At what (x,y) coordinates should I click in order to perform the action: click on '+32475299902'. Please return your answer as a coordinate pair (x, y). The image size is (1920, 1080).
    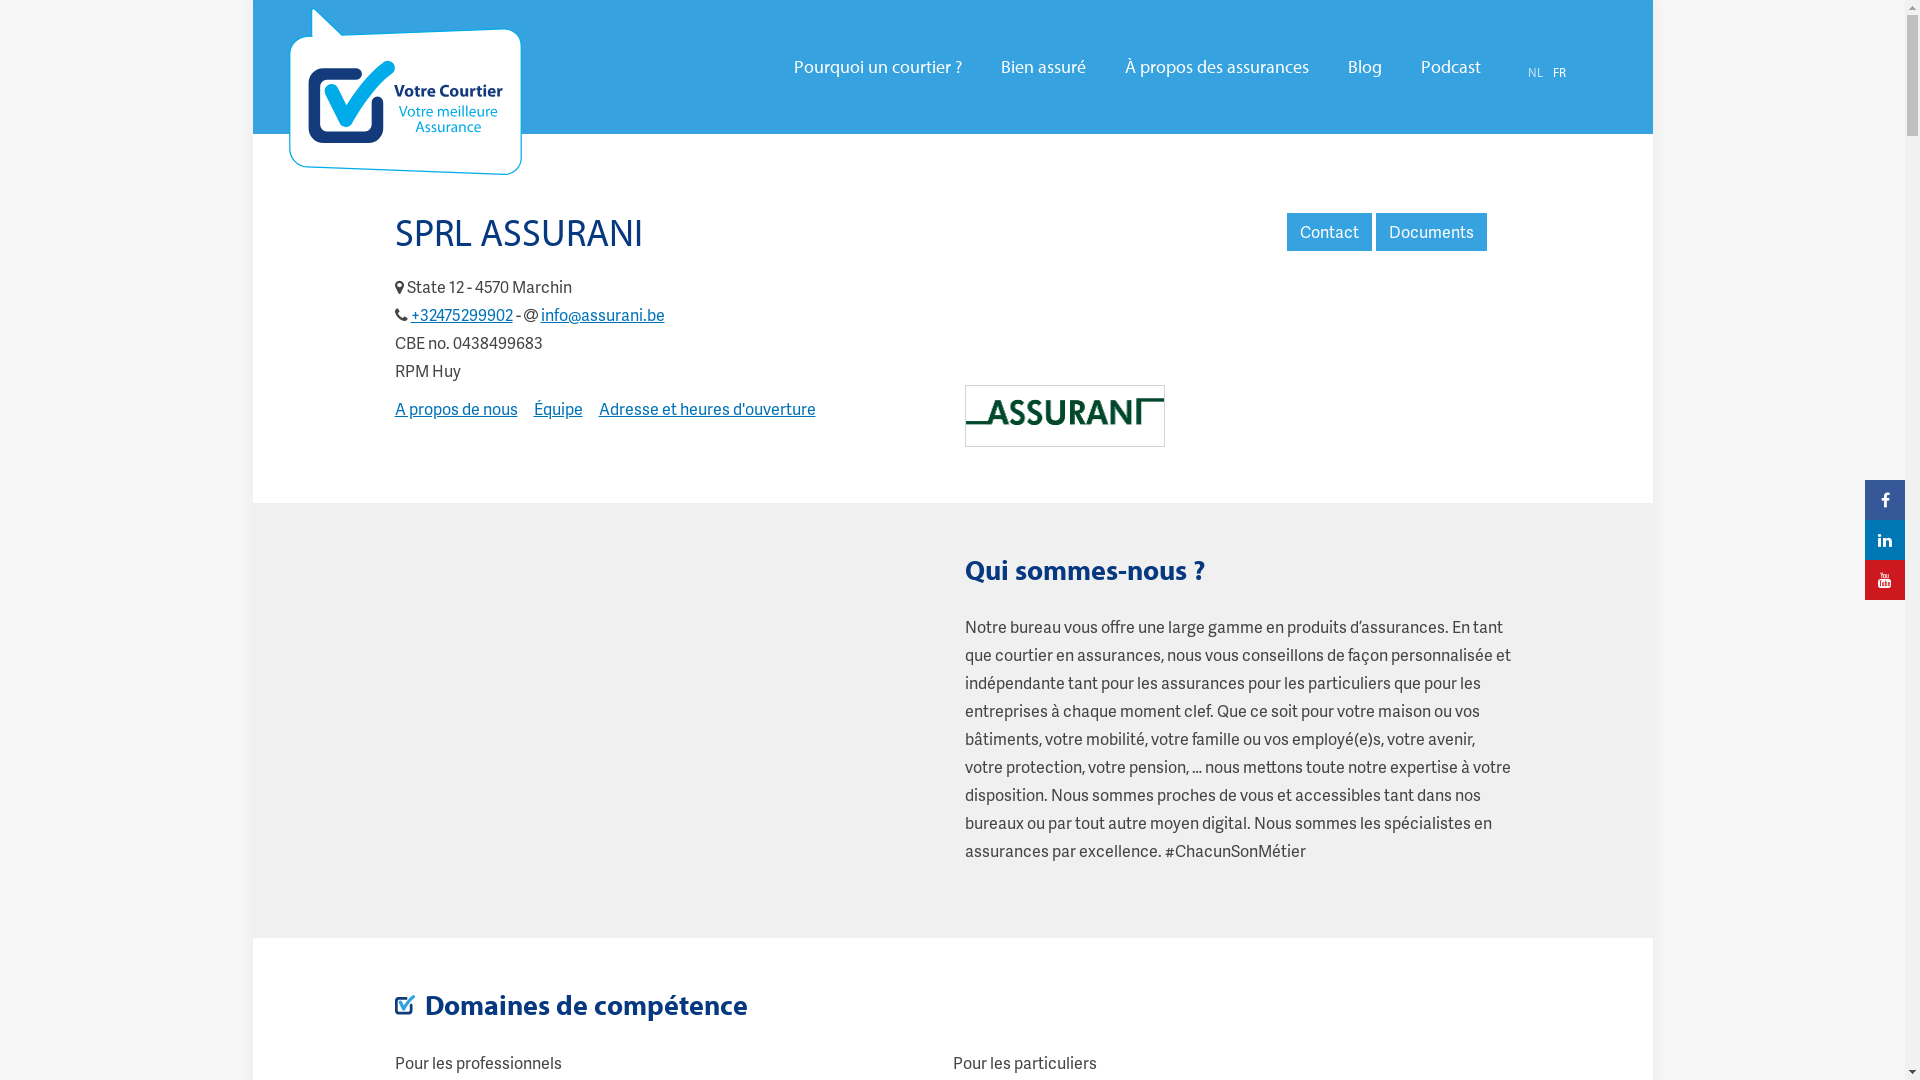
    Looking at the image, I should click on (459, 314).